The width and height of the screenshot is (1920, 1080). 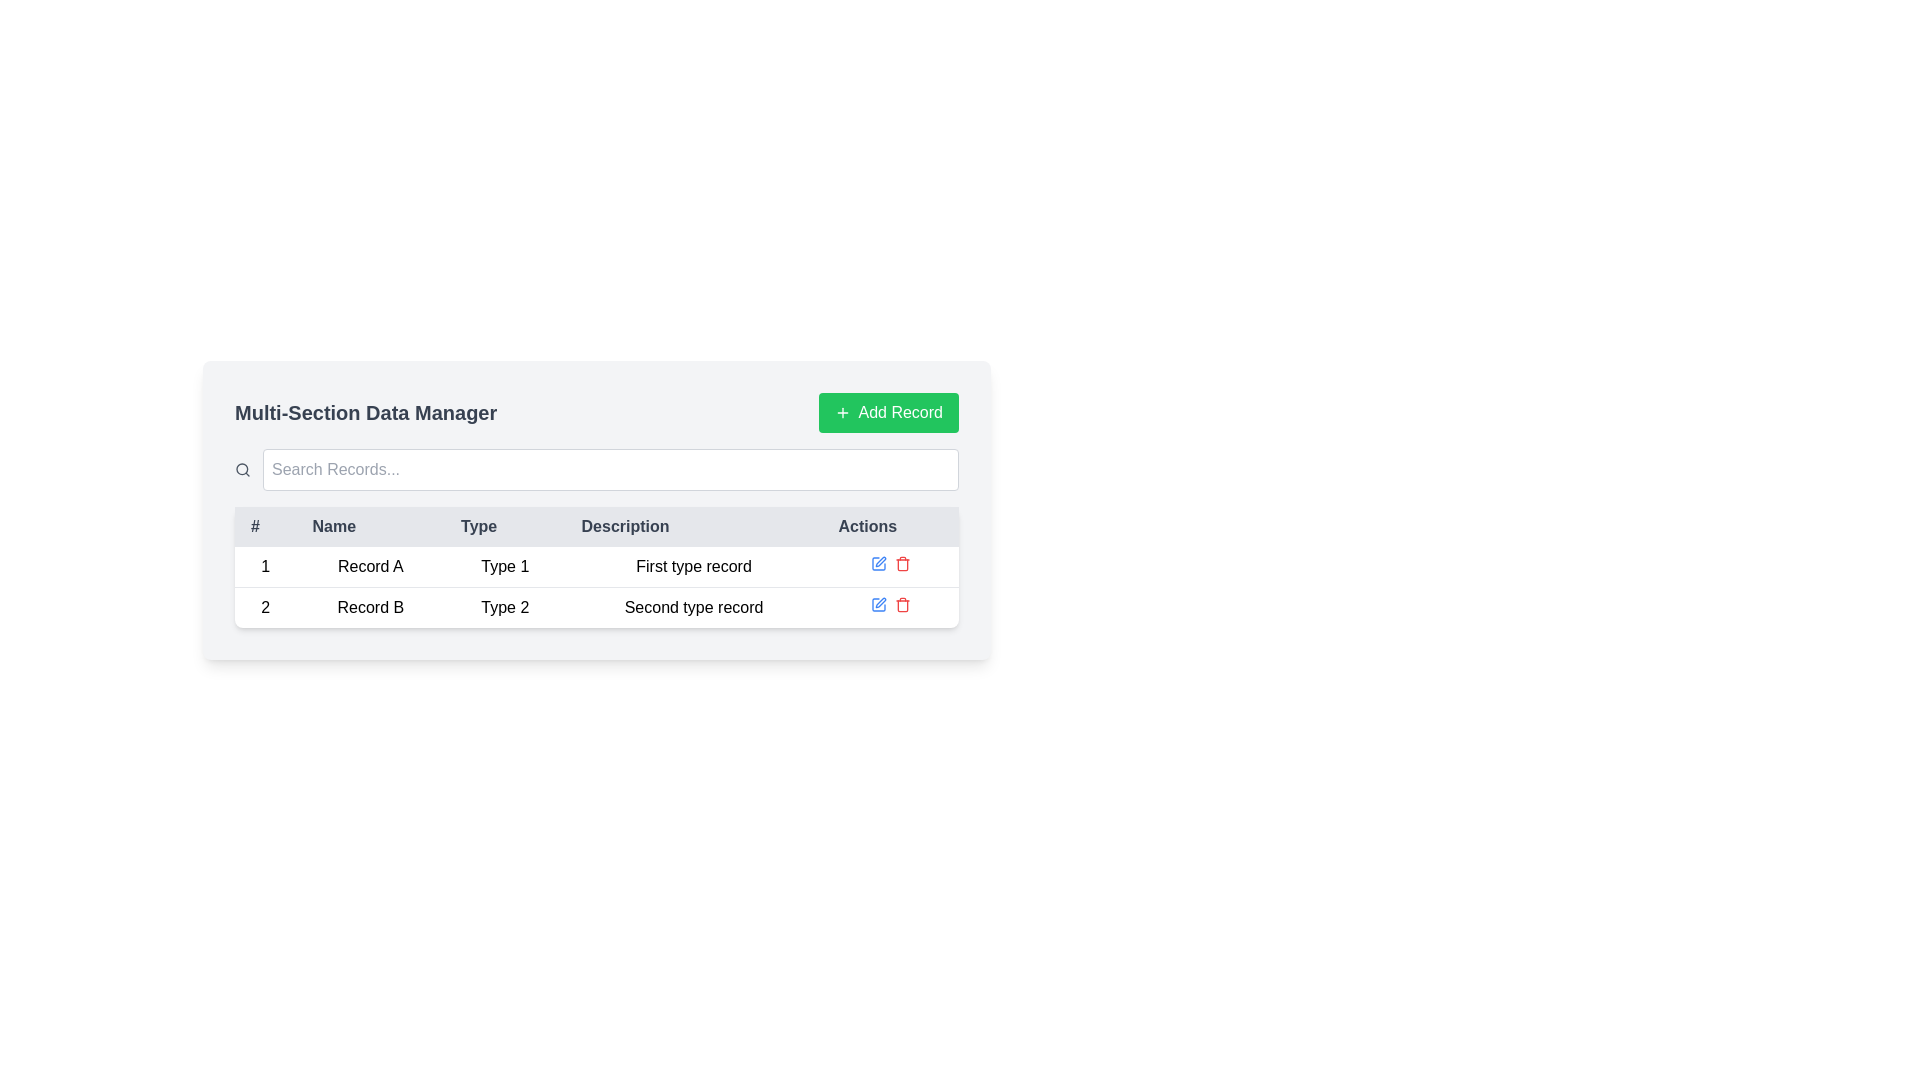 What do you see at coordinates (505, 606) in the screenshot?
I see `the Text label located in the second data row of the table under the 'Type' column, positioned between 'Record B' and 'Second type record'` at bounding box center [505, 606].